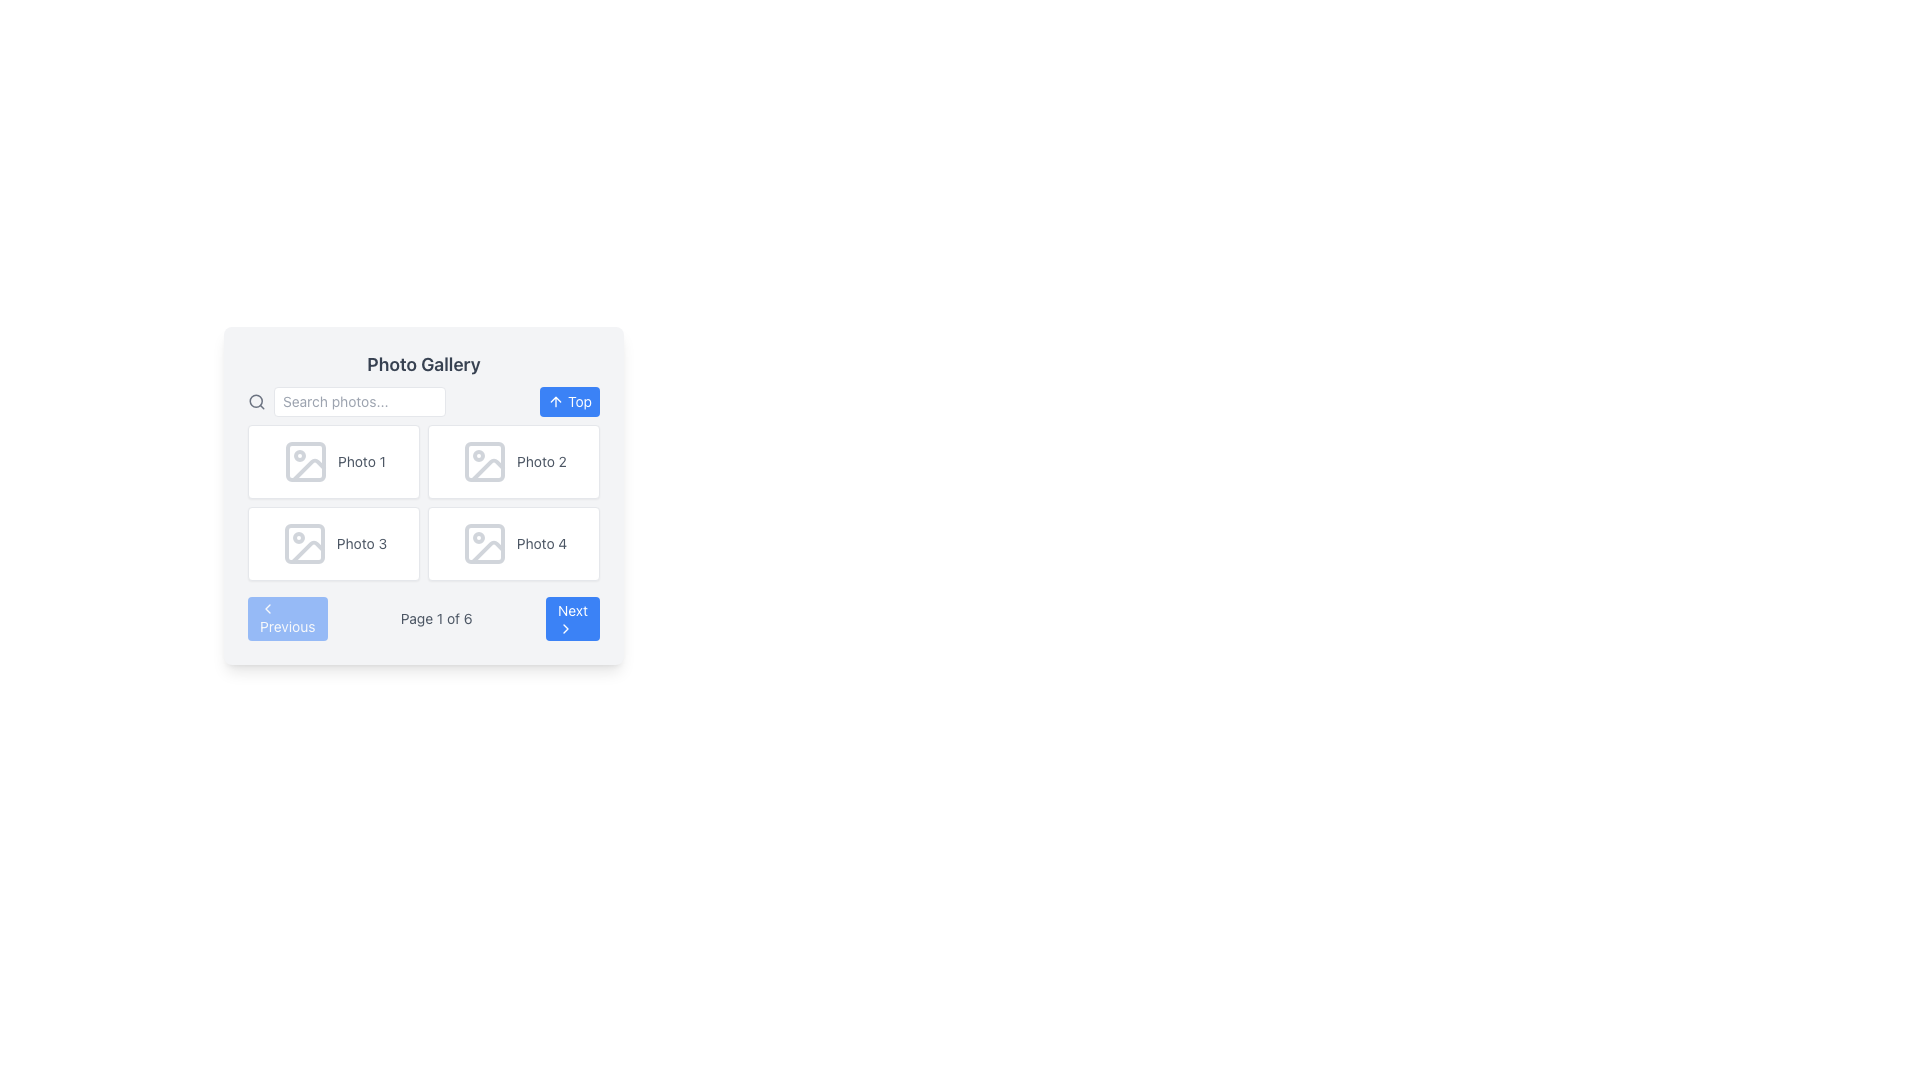 The height and width of the screenshot is (1080, 1920). What do you see at coordinates (565, 627) in the screenshot?
I see `the 'Next' button containing the rightward chevron icon to proceed to the next page` at bounding box center [565, 627].